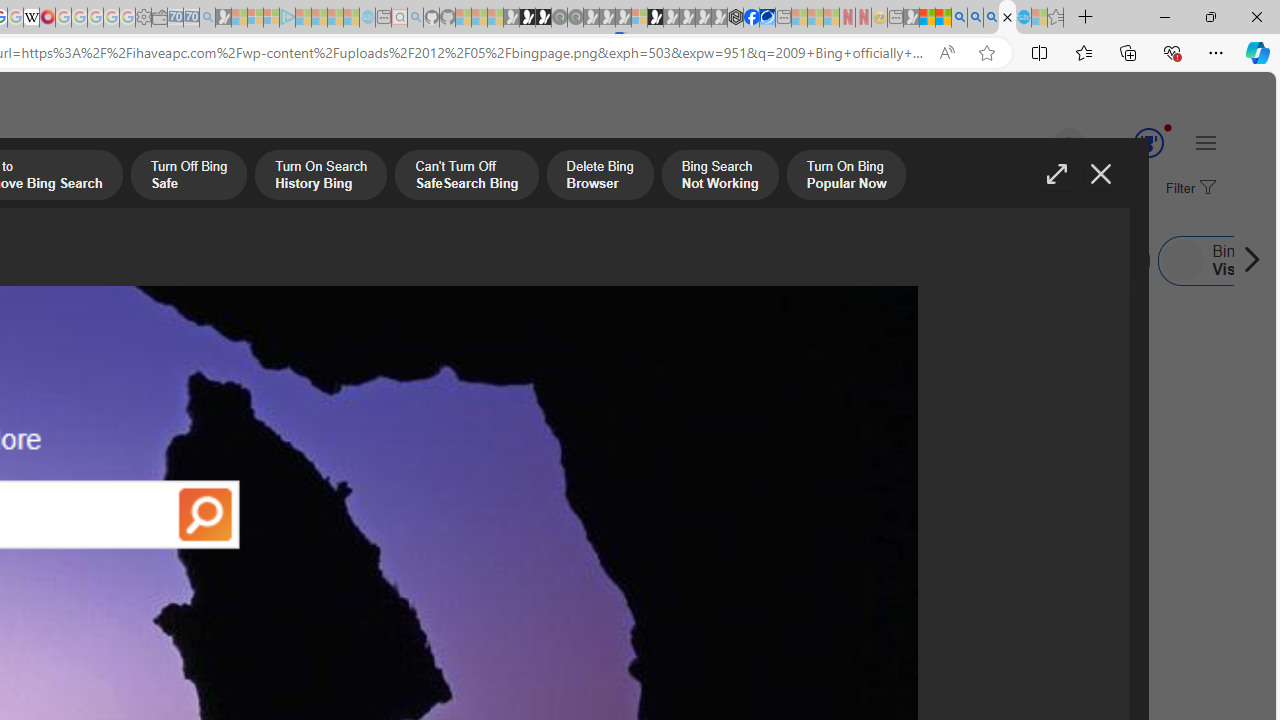 The width and height of the screenshot is (1280, 720). What do you see at coordinates (958, 17) in the screenshot?
I see `'Bing AI - Search'` at bounding box center [958, 17].